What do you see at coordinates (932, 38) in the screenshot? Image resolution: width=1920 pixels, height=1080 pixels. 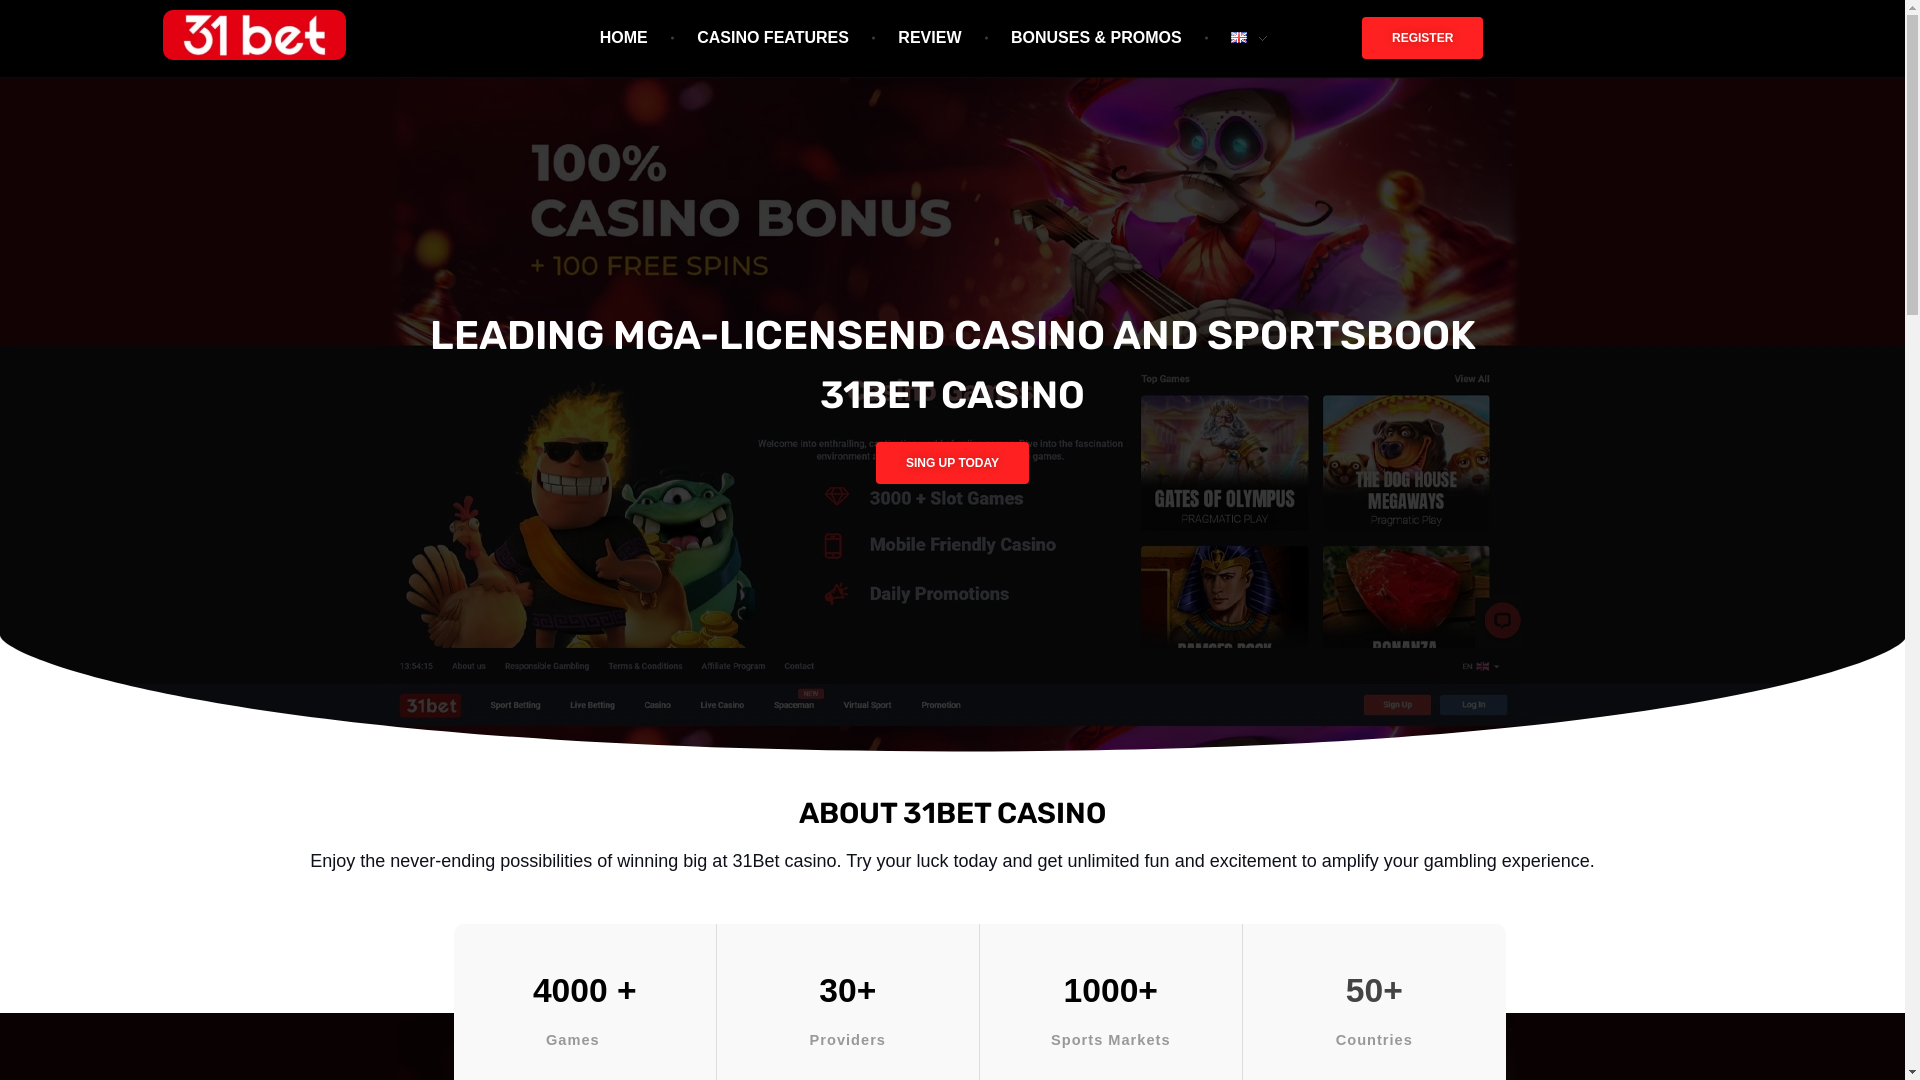 I see `'REVIEW'` at bounding box center [932, 38].